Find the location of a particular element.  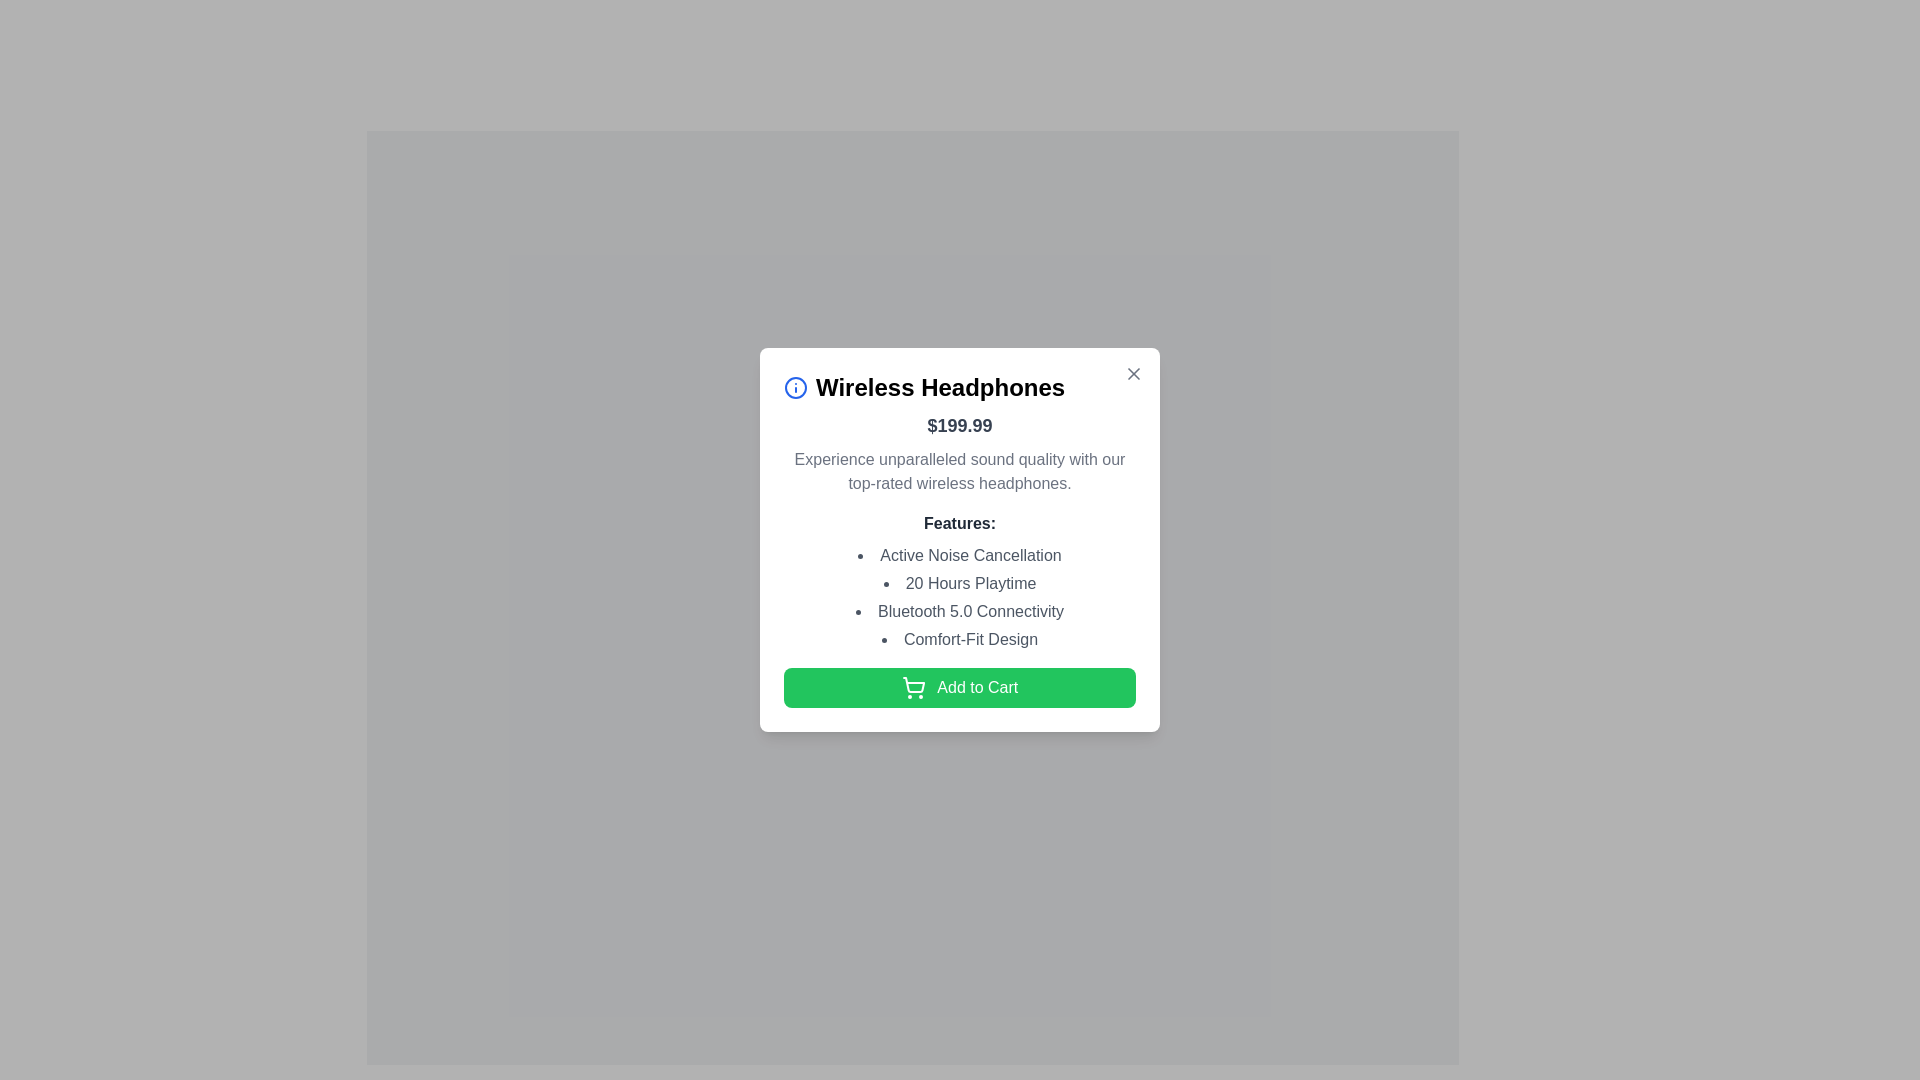

the text element reading 'Bluetooth 5.0 Connectivity', which is the third item in the features list, positioned between '20 Hours Playtime' and 'Comfort-Fit Design' is located at coordinates (960, 609).